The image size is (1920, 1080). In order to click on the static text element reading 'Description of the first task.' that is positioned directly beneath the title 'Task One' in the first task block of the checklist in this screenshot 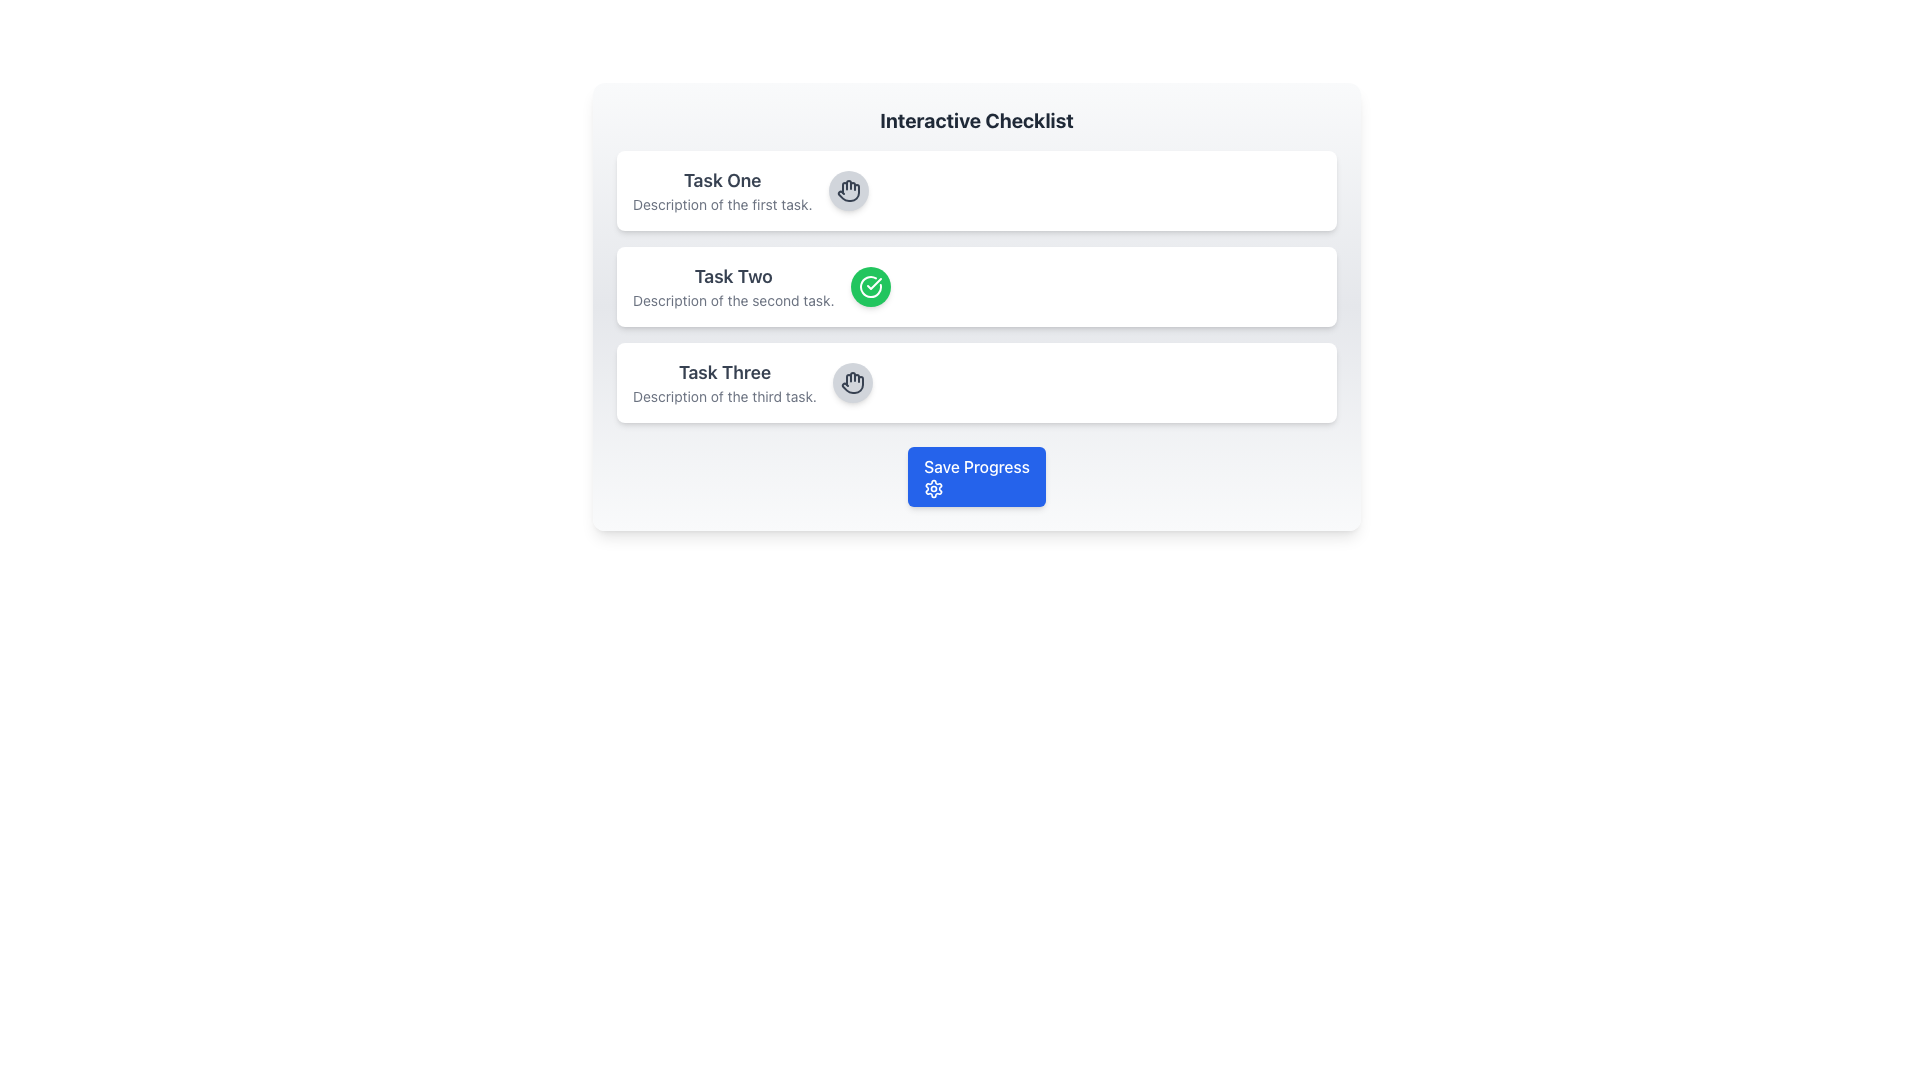, I will do `click(721, 204)`.